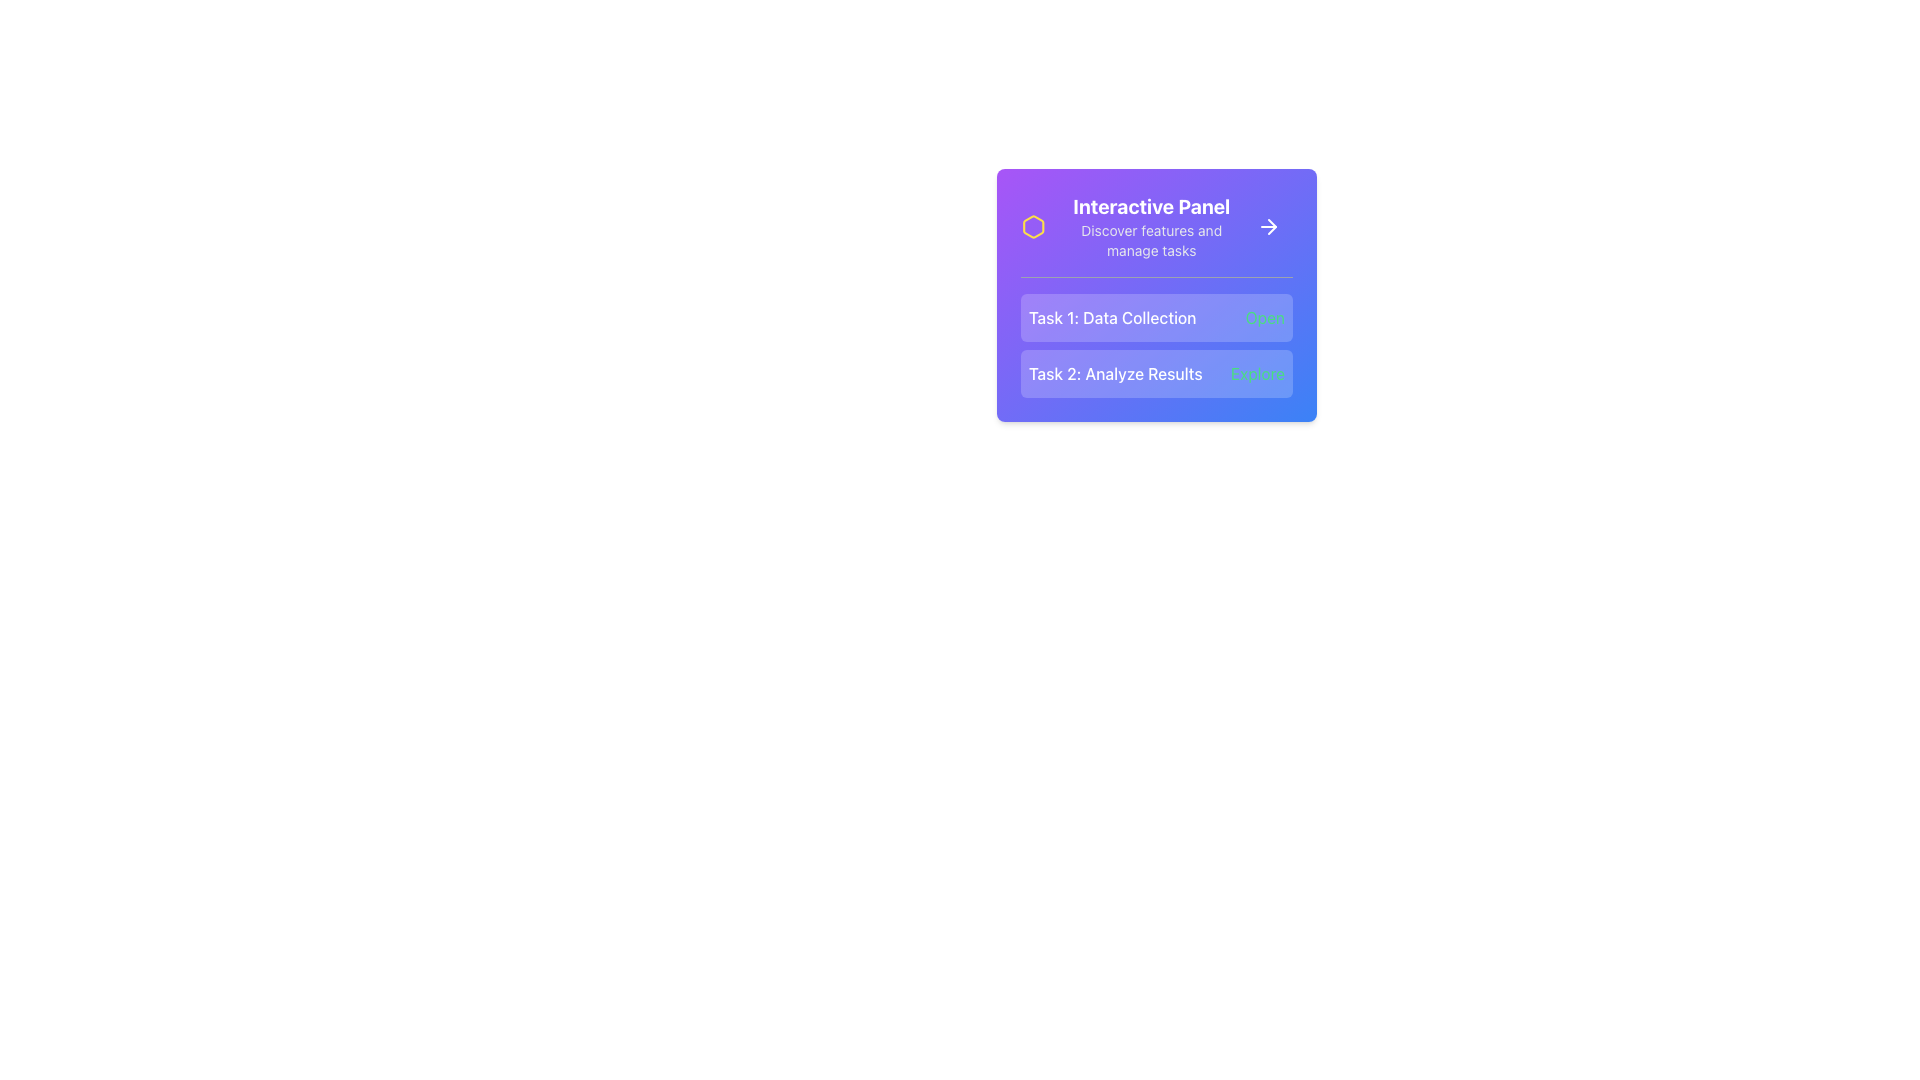 This screenshot has height=1080, width=1920. I want to click on the first list item labeled 'Task 1: Data Collection' with a secondary action button, so click(1156, 316).